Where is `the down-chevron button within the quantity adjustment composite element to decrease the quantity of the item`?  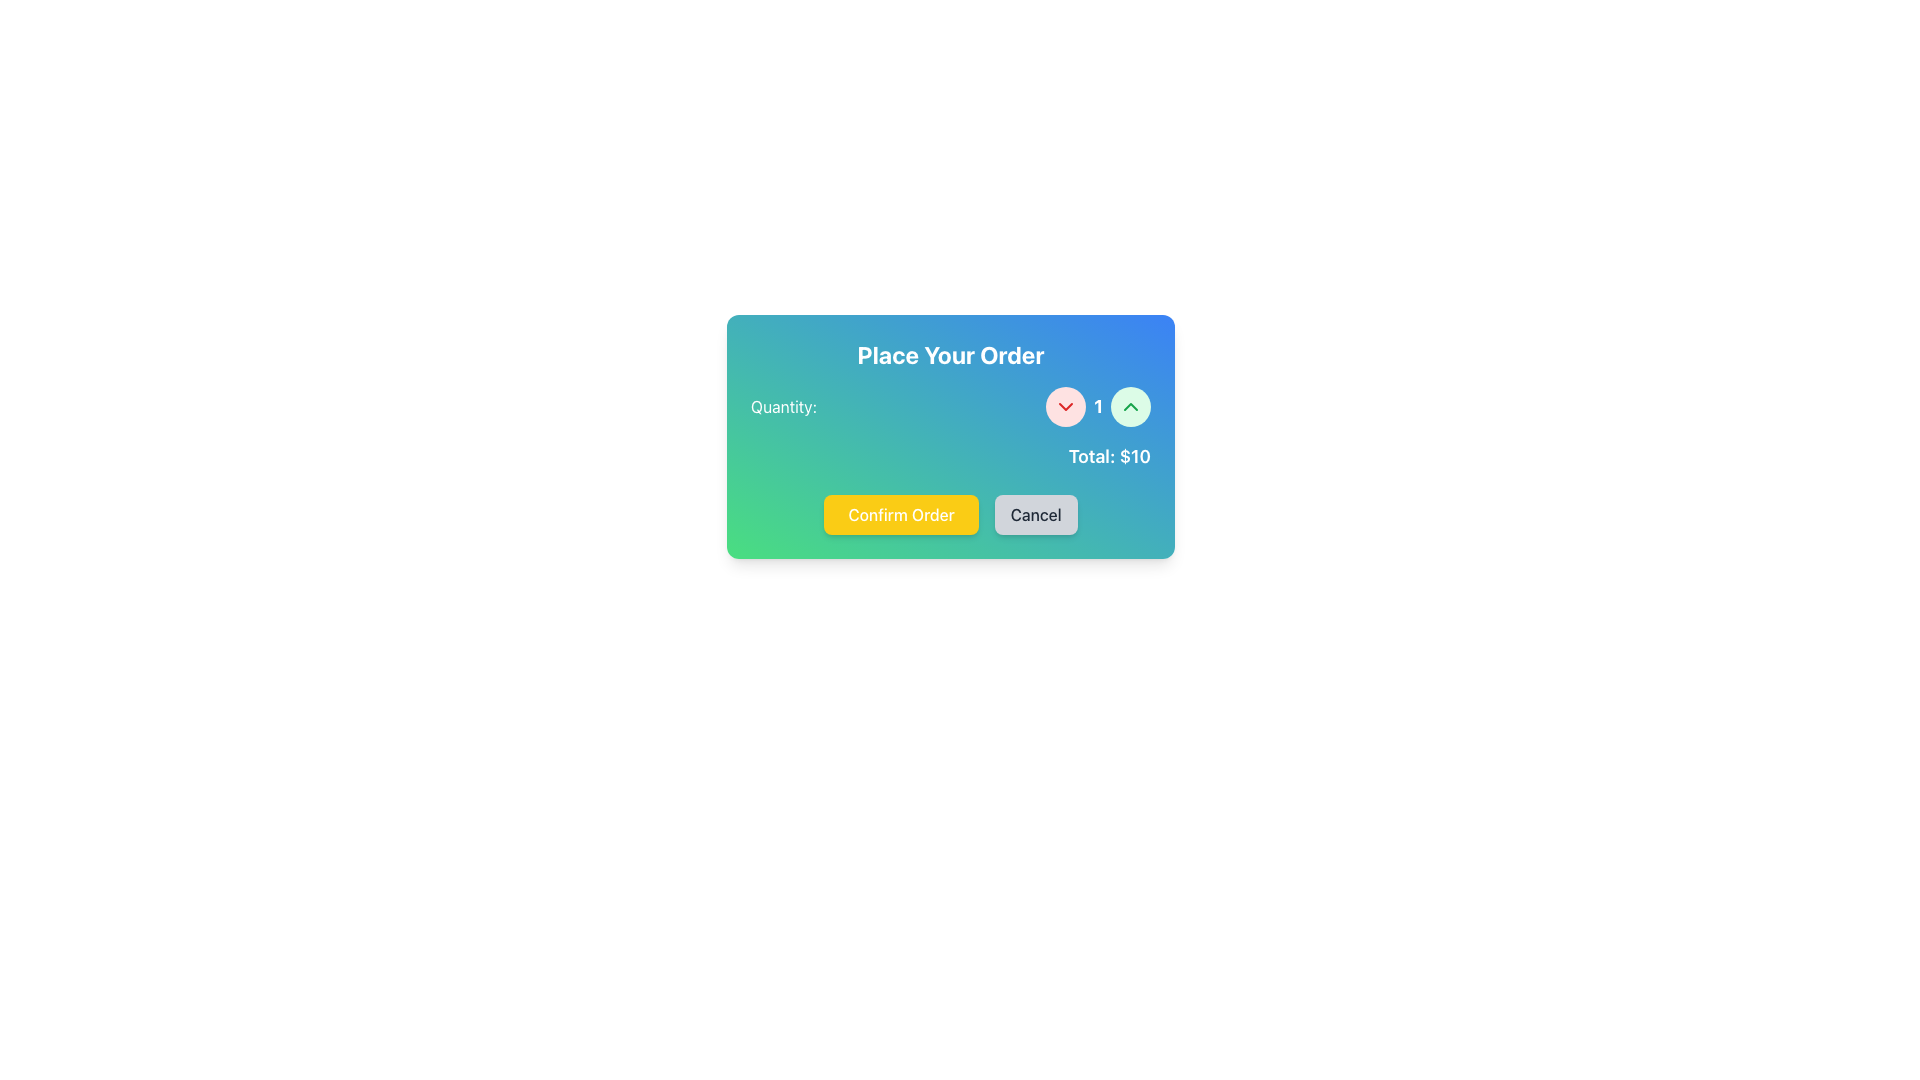
the down-chevron button within the quantity adjustment composite element to decrease the quantity of the item is located at coordinates (949, 406).